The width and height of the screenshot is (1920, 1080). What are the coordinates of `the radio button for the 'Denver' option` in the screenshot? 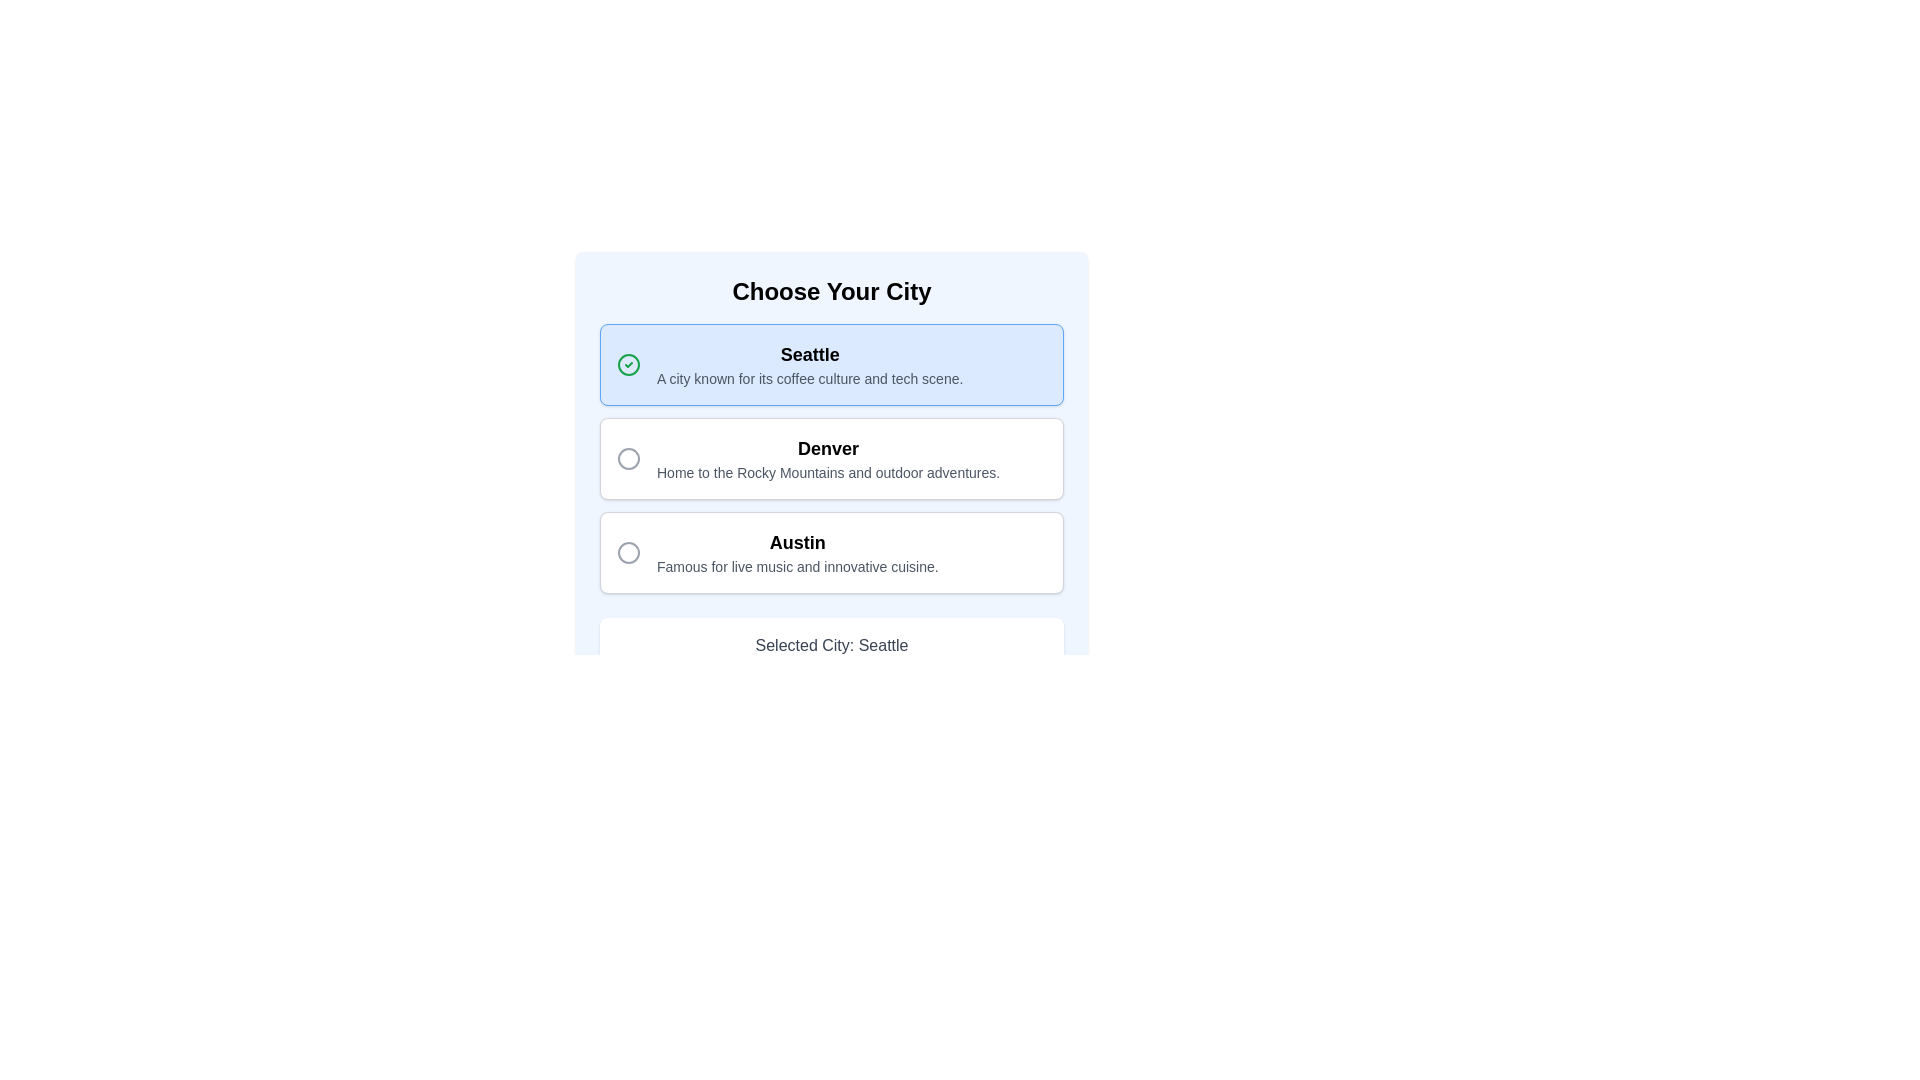 It's located at (627, 459).